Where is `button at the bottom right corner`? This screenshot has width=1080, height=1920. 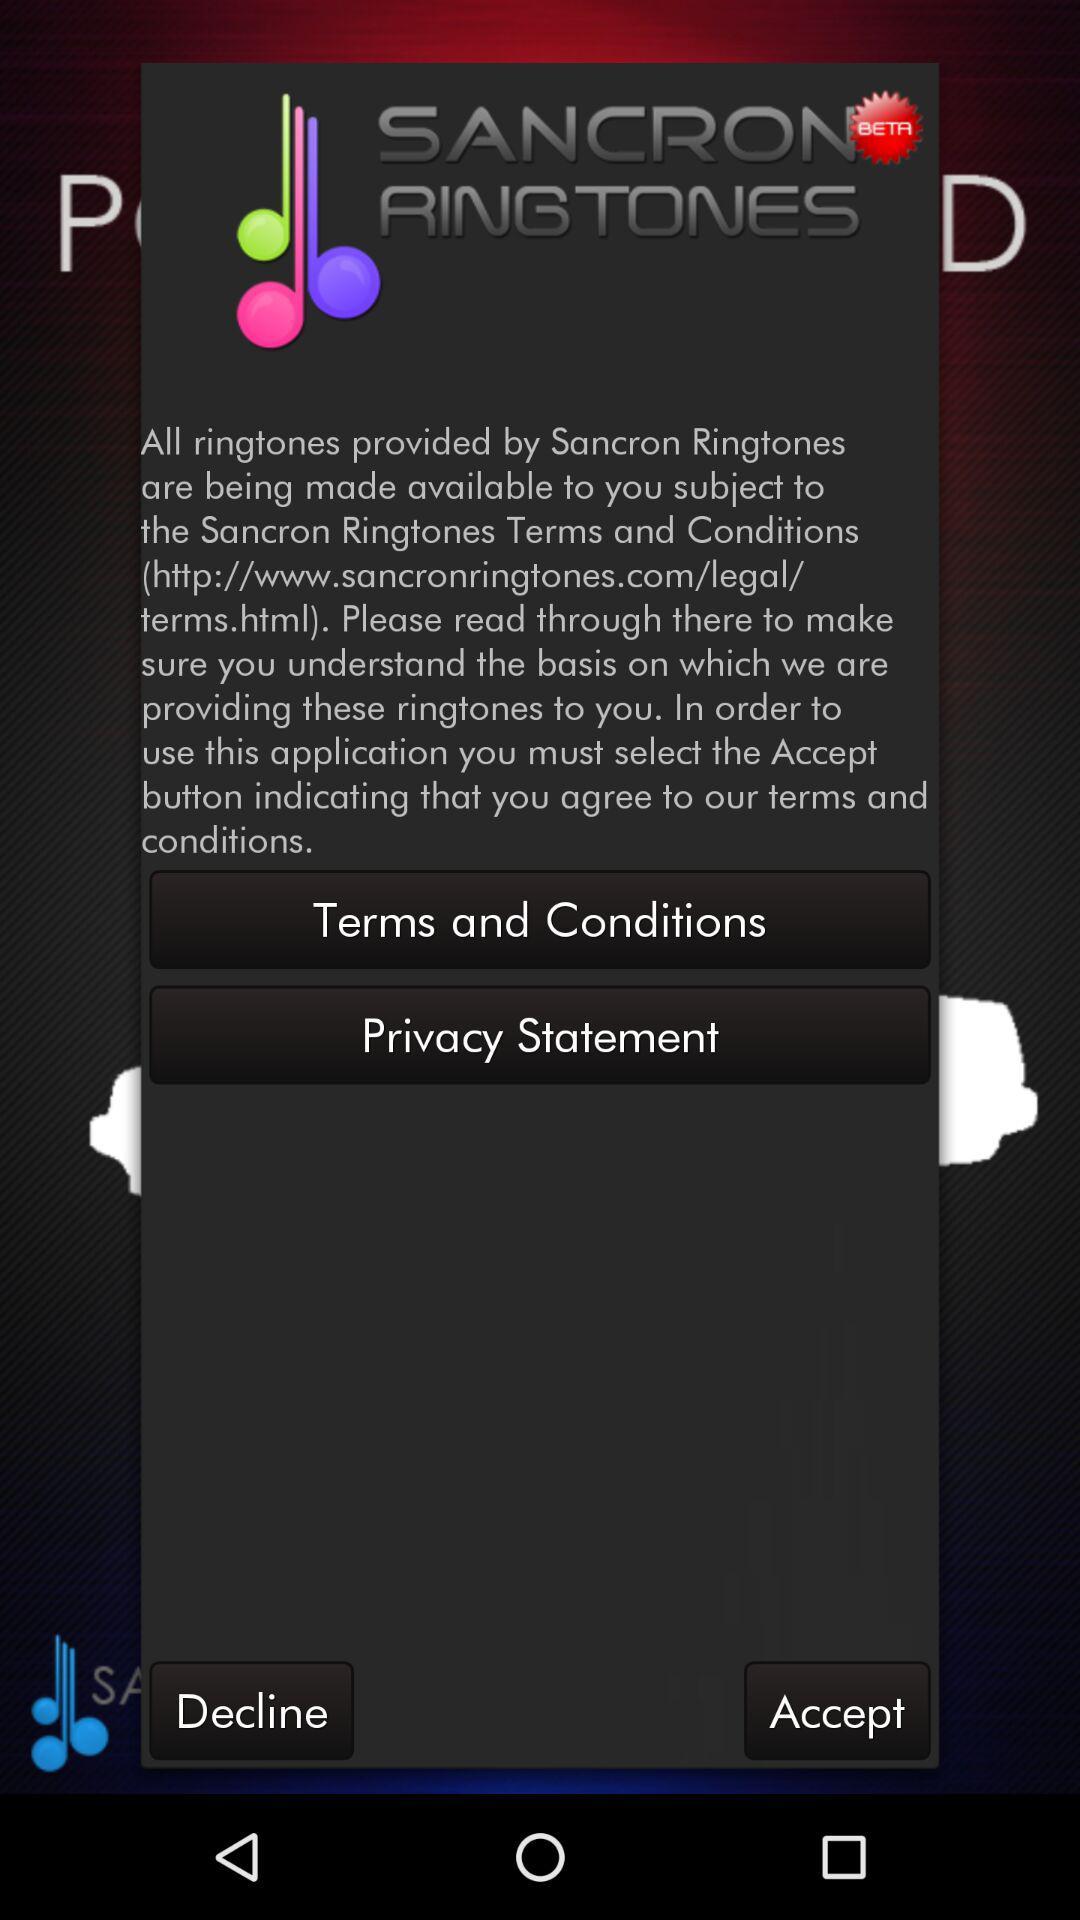 button at the bottom right corner is located at coordinates (837, 1709).